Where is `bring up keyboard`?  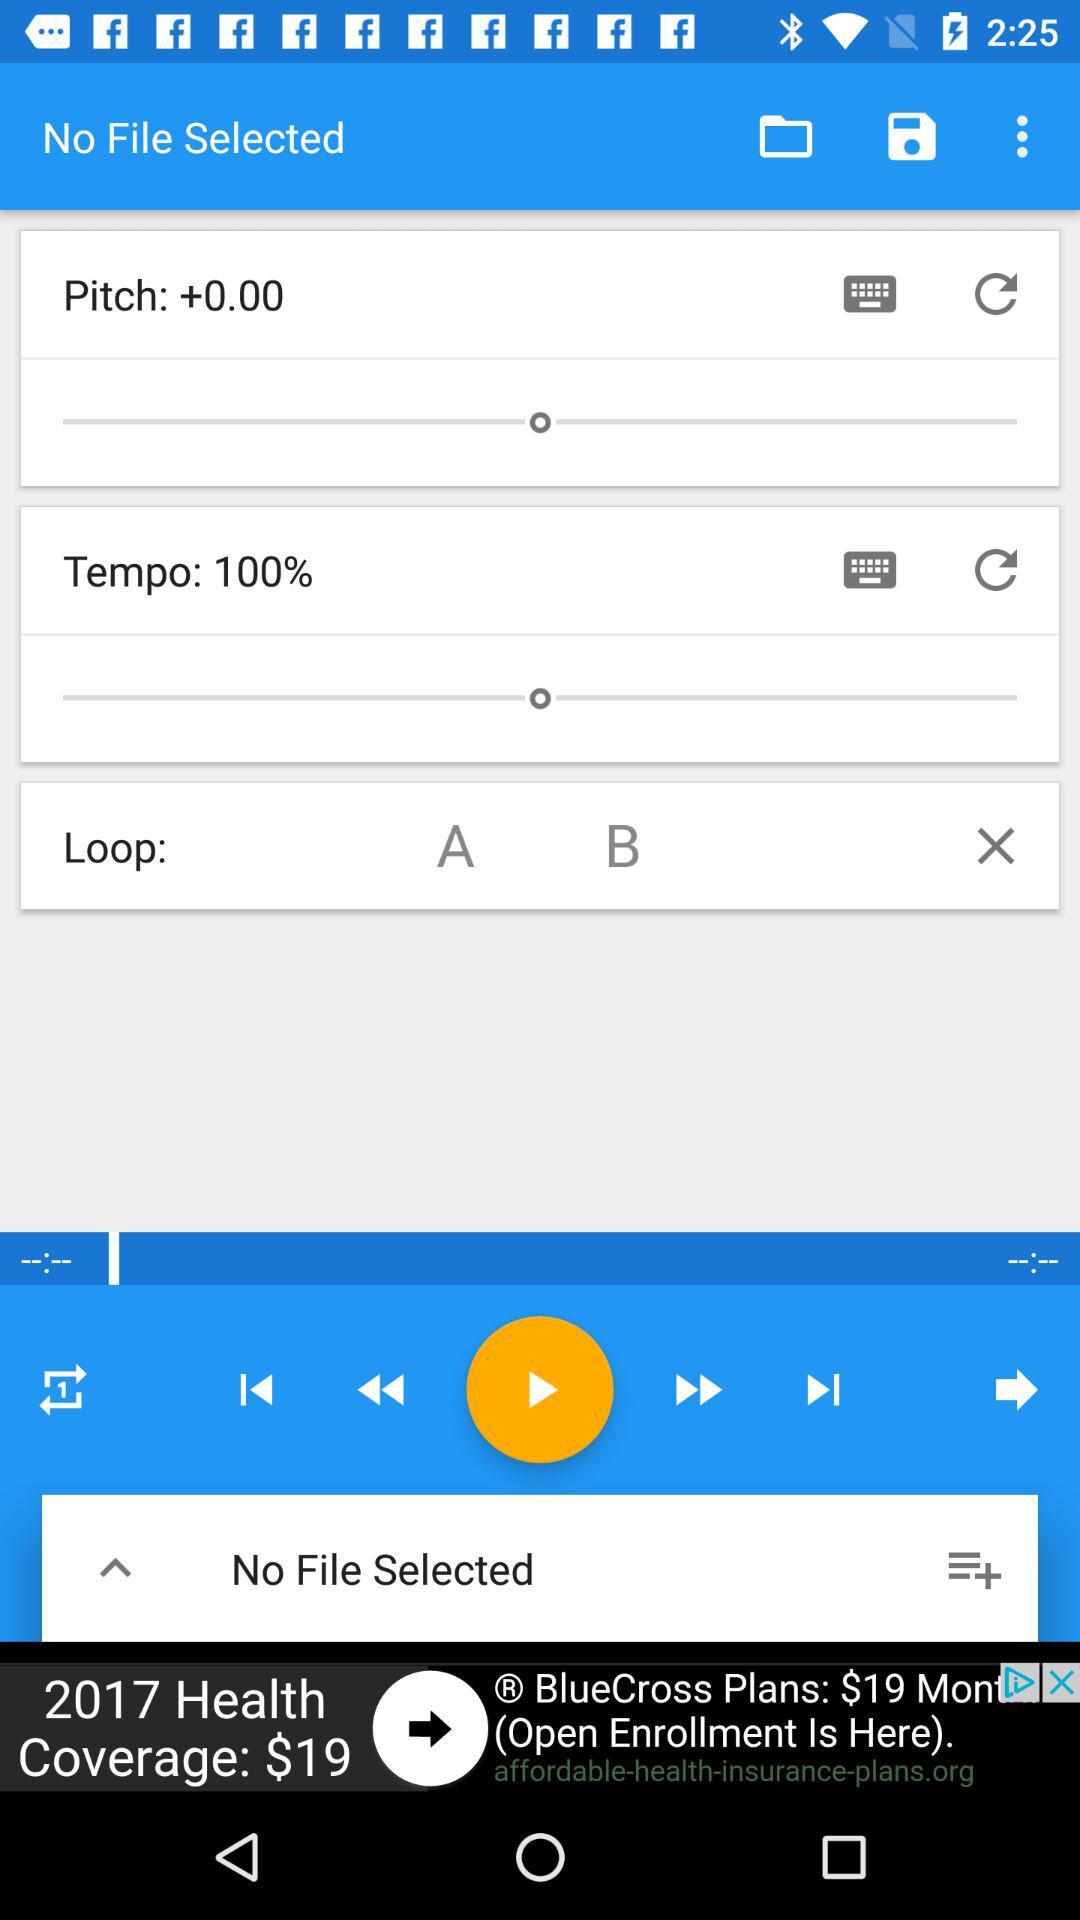
bring up keyboard is located at coordinates (869, 569).